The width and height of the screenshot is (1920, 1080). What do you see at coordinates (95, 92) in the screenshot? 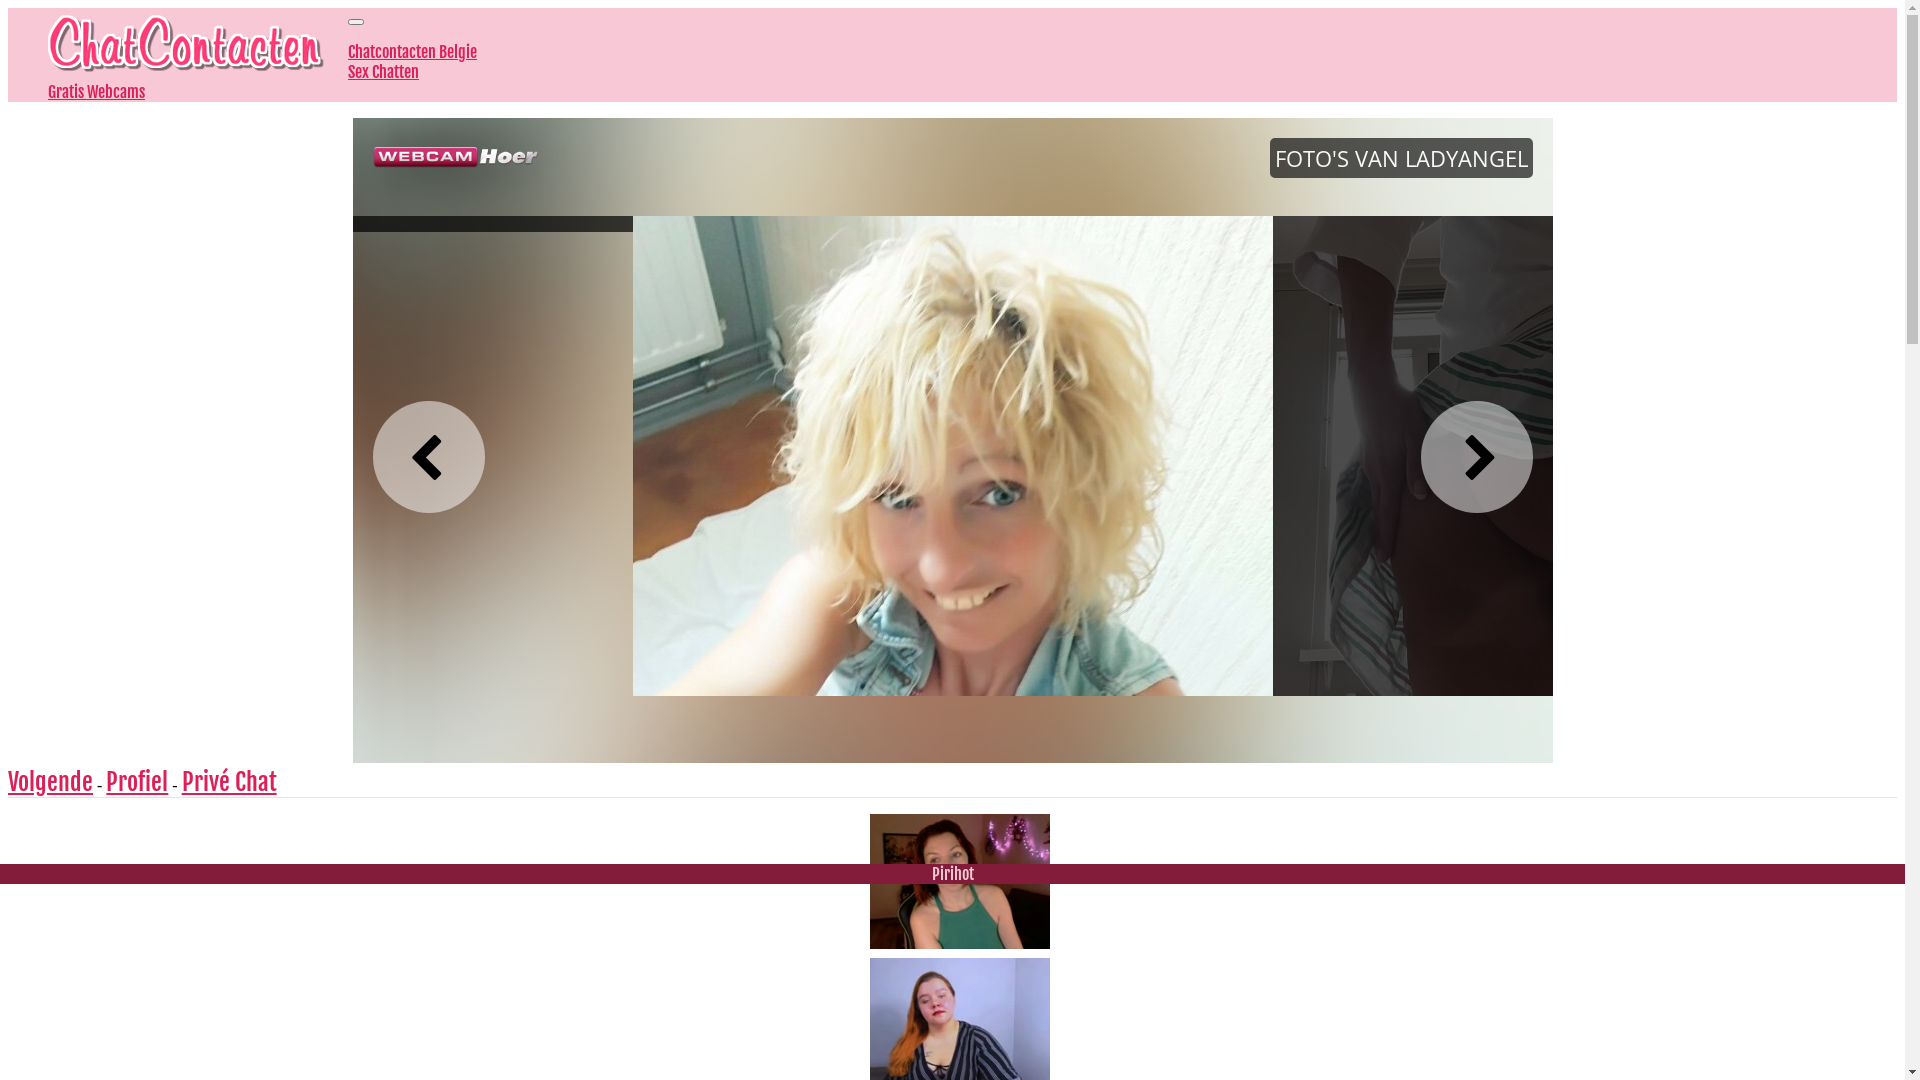
I see `'Gratis Webcams'` at bounding box center [95, 92].